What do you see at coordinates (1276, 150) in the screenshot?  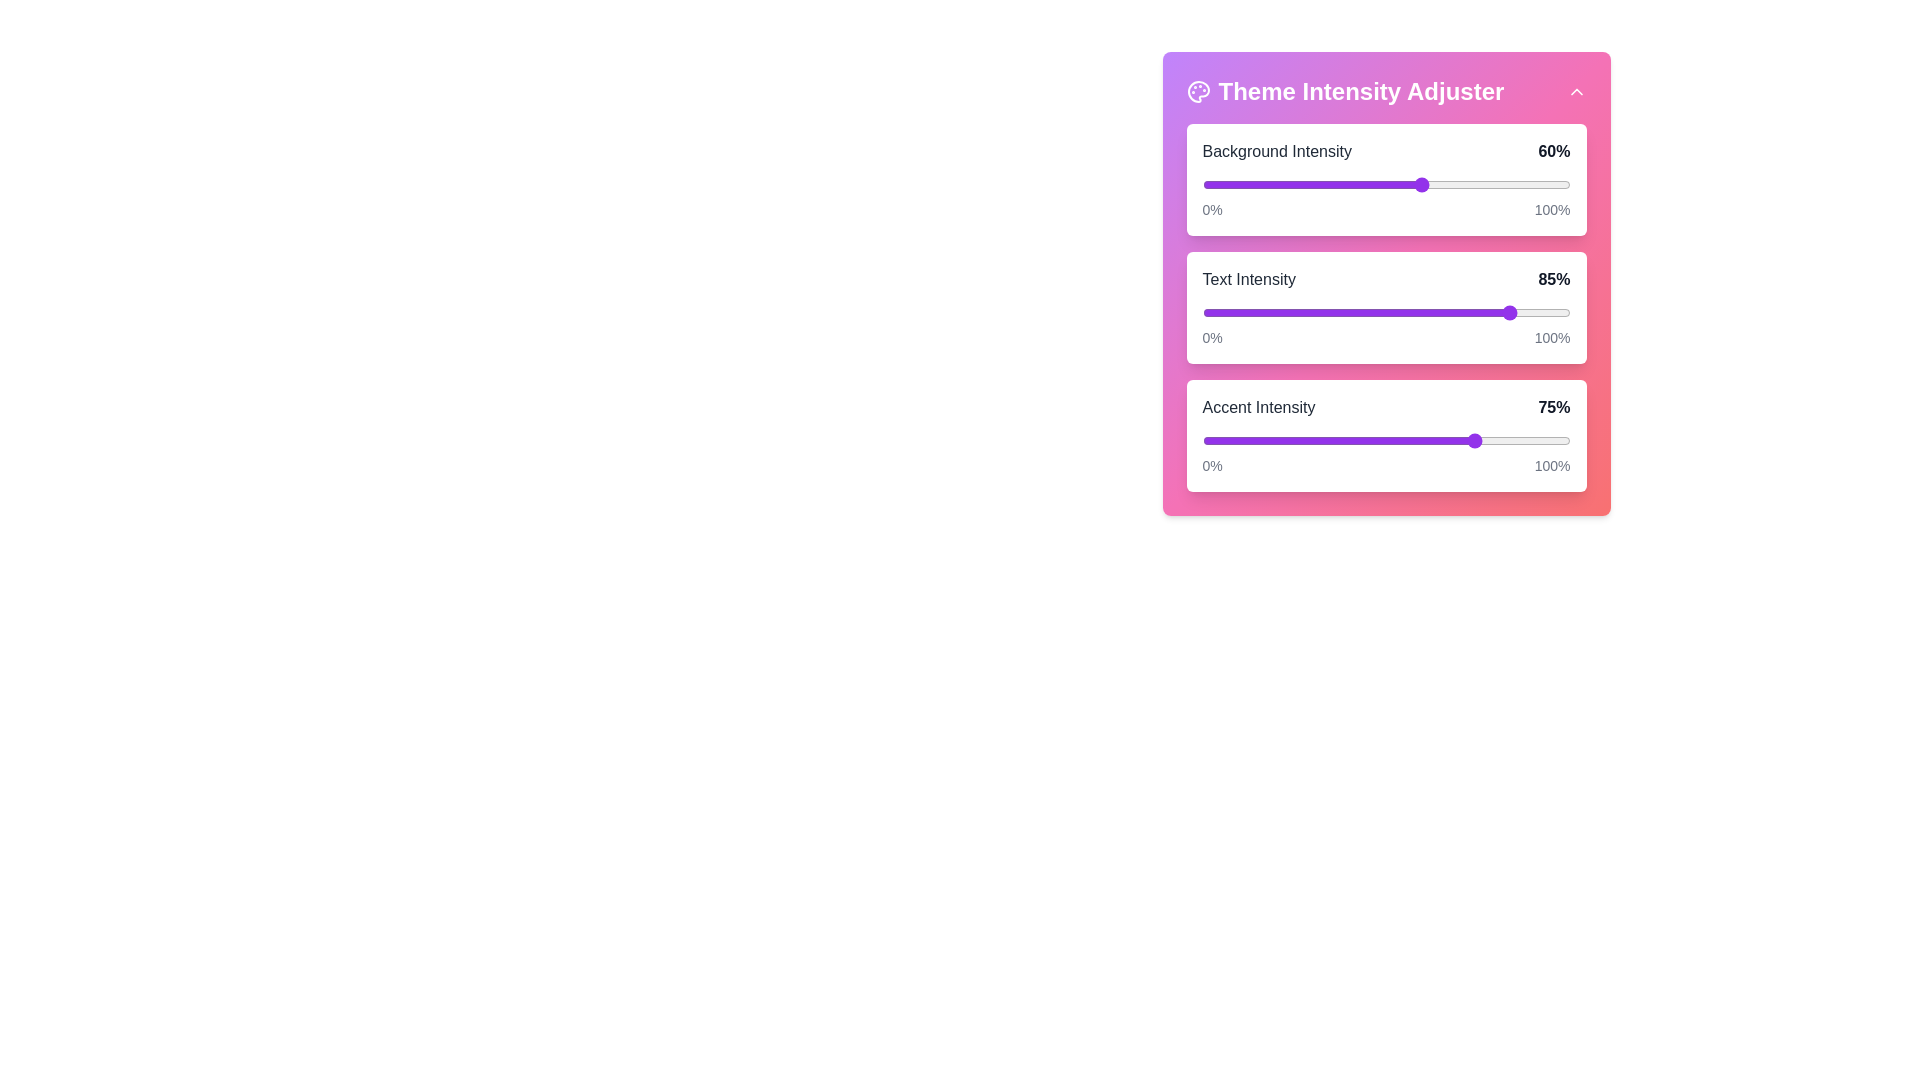 I see `the static text label displaying 'Background Intensity', styled with medium font weight and gray color, located in the theme settings section` at bounding box center [1276, 150].